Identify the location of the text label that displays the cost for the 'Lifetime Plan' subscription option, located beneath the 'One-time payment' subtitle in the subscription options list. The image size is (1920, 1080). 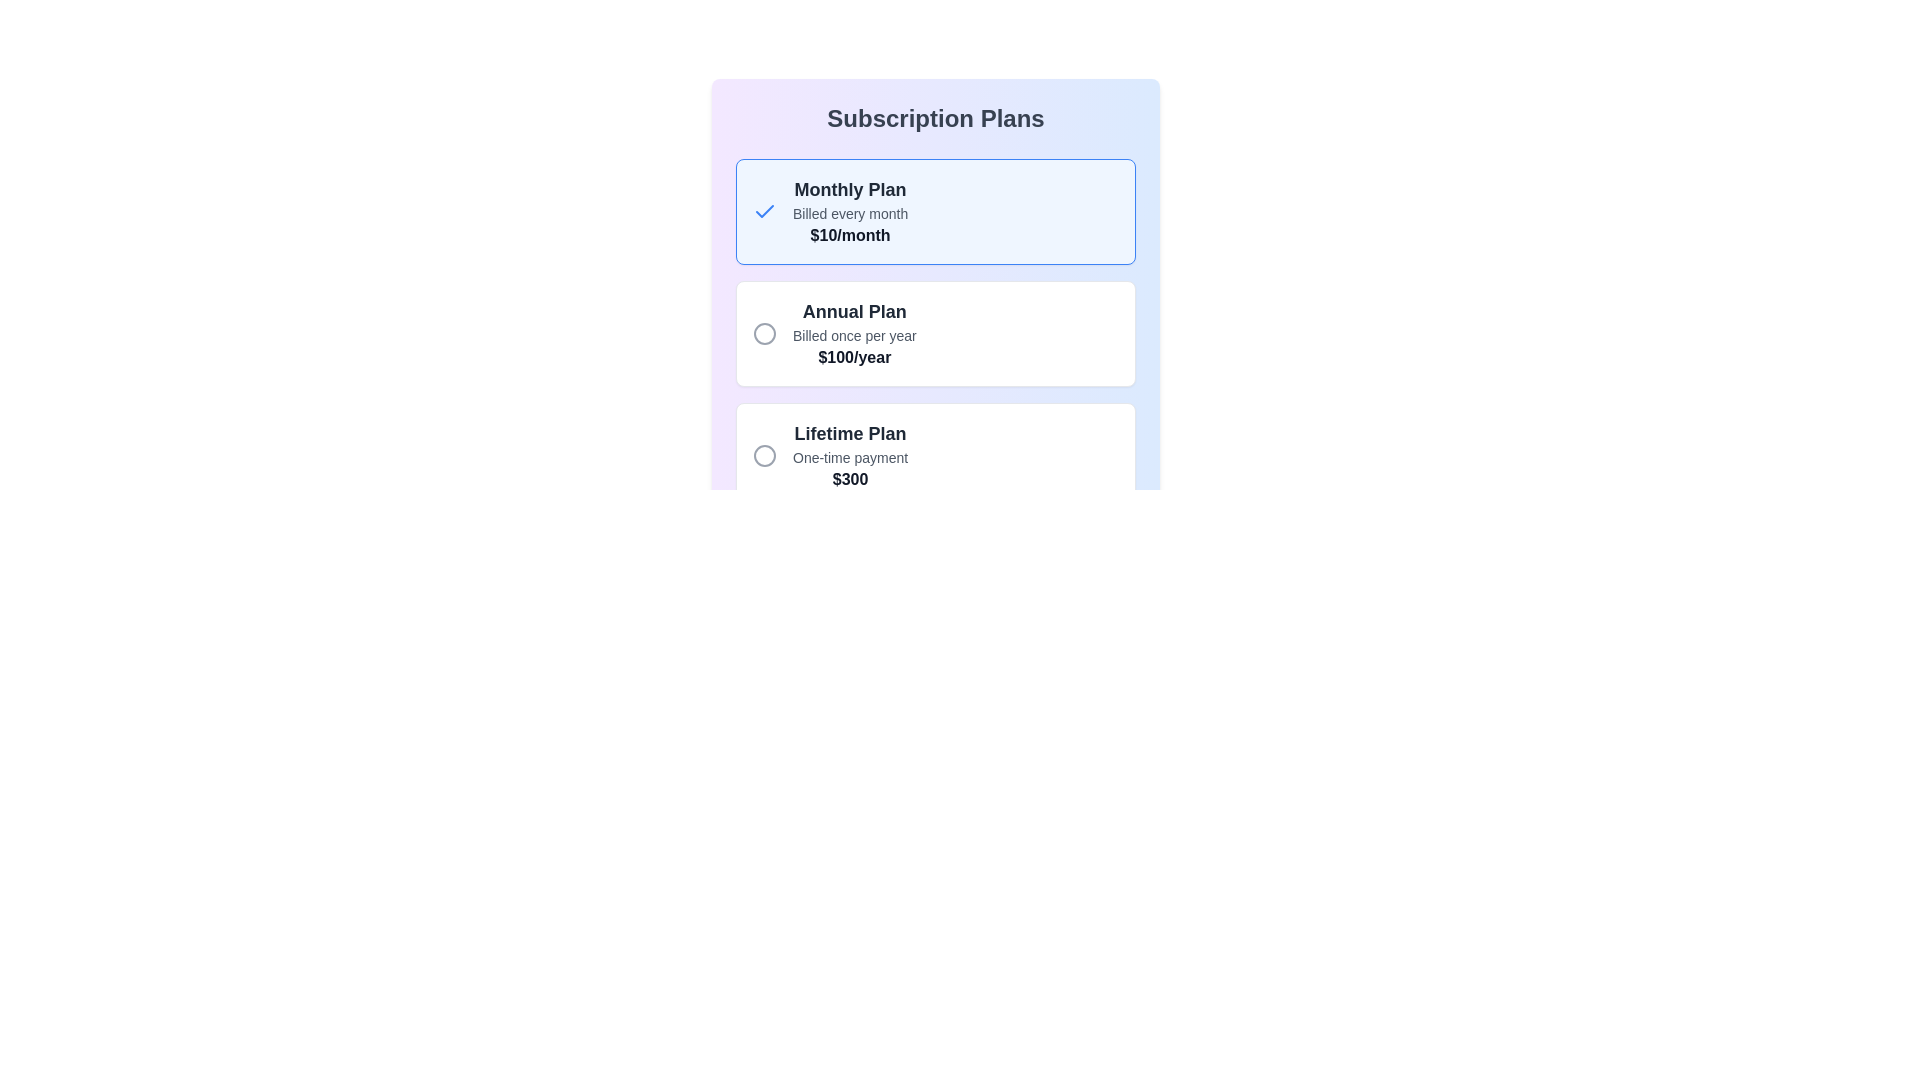
(850, 479).